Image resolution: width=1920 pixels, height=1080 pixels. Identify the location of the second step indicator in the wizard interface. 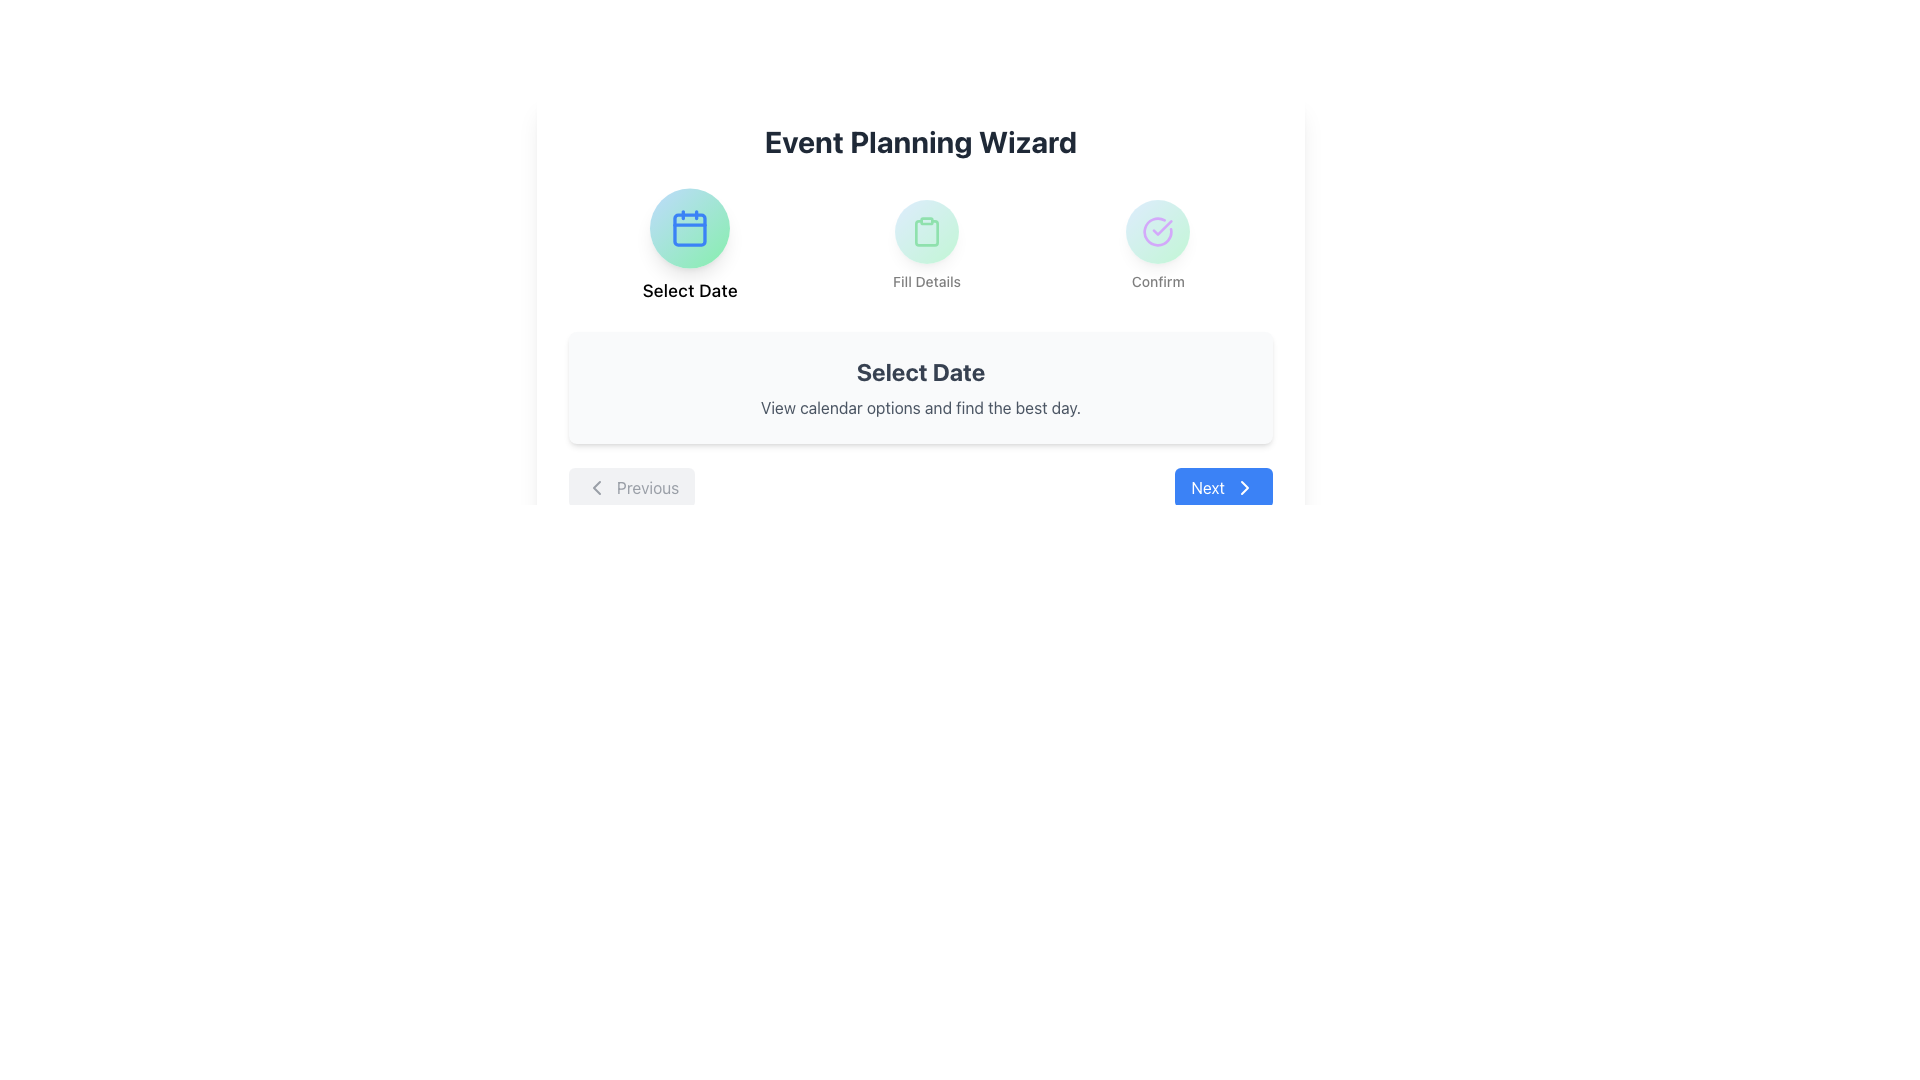
(926, 245).